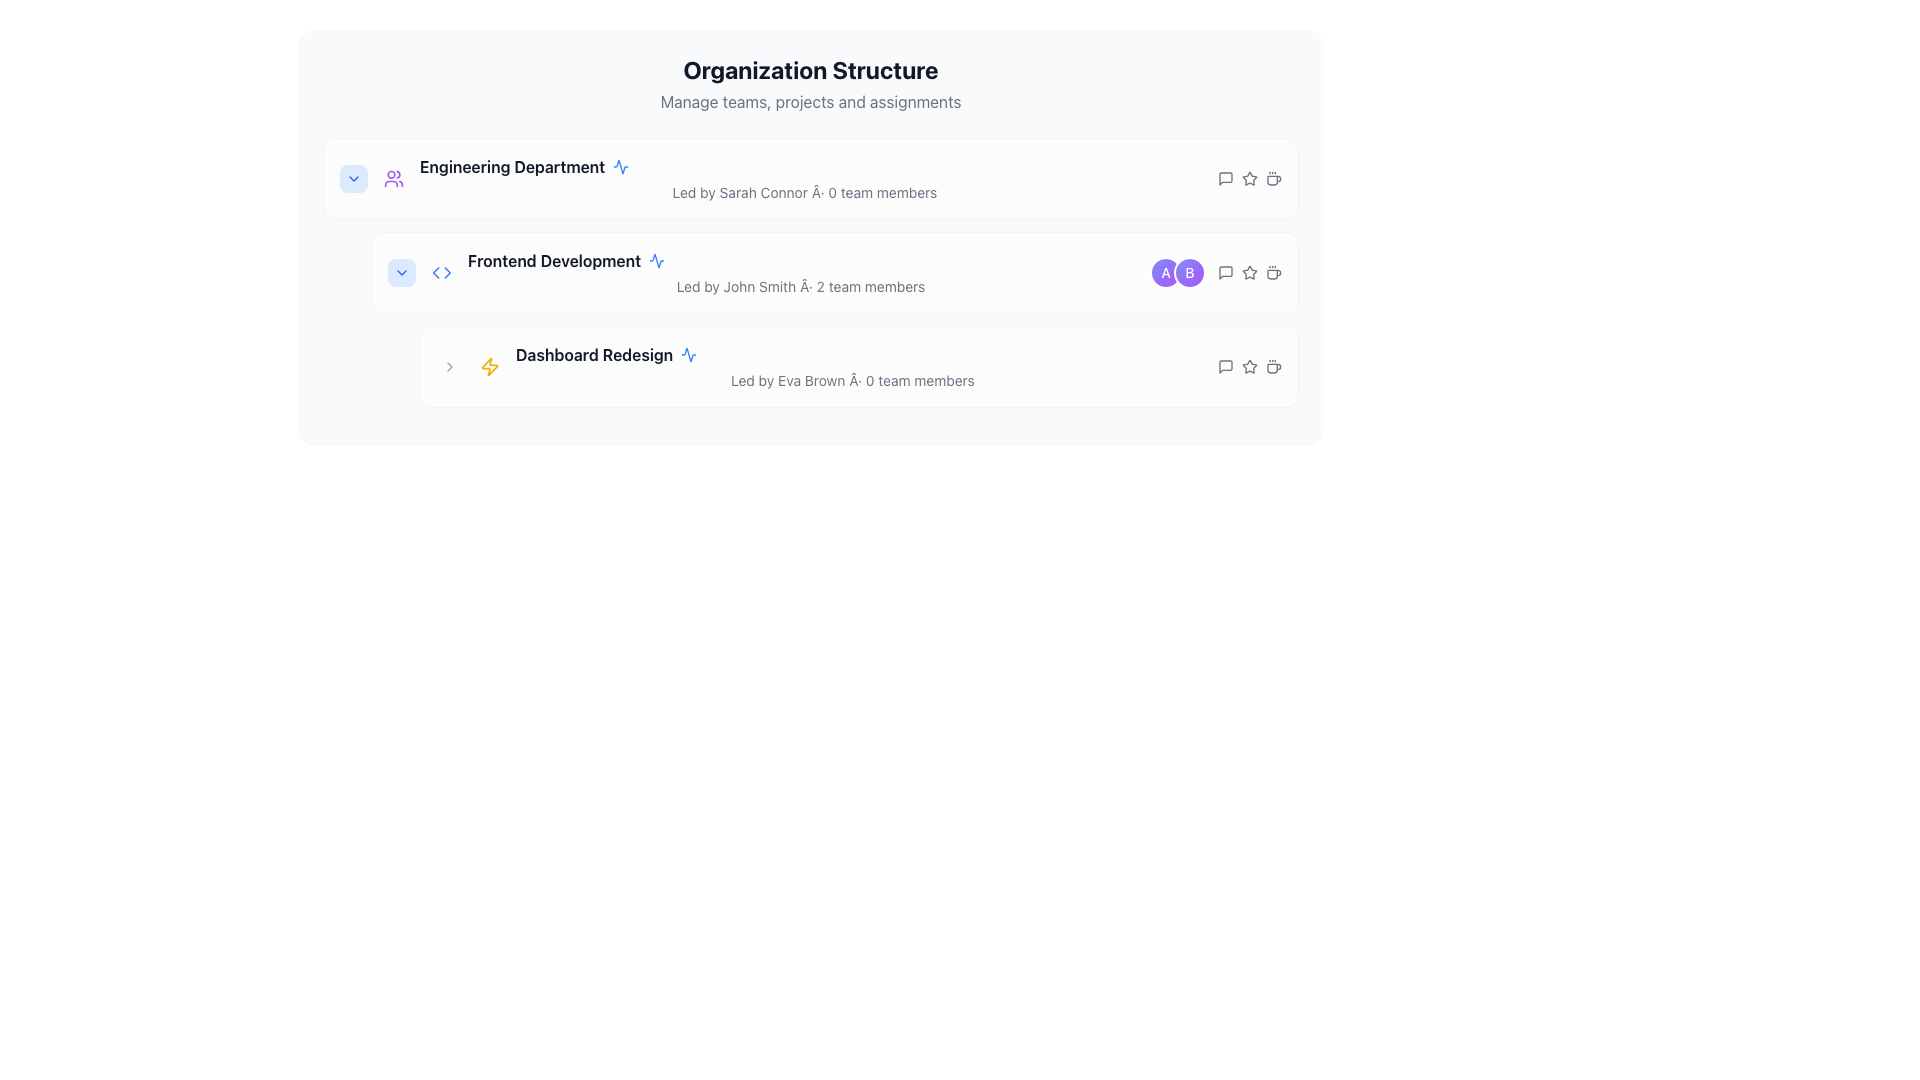 The width and height of the screenshot is (1920, 1080). I want to click on the coffee icon located in the third row, far right, next to action buttons like the star or chat icon, so click(1273, 368).